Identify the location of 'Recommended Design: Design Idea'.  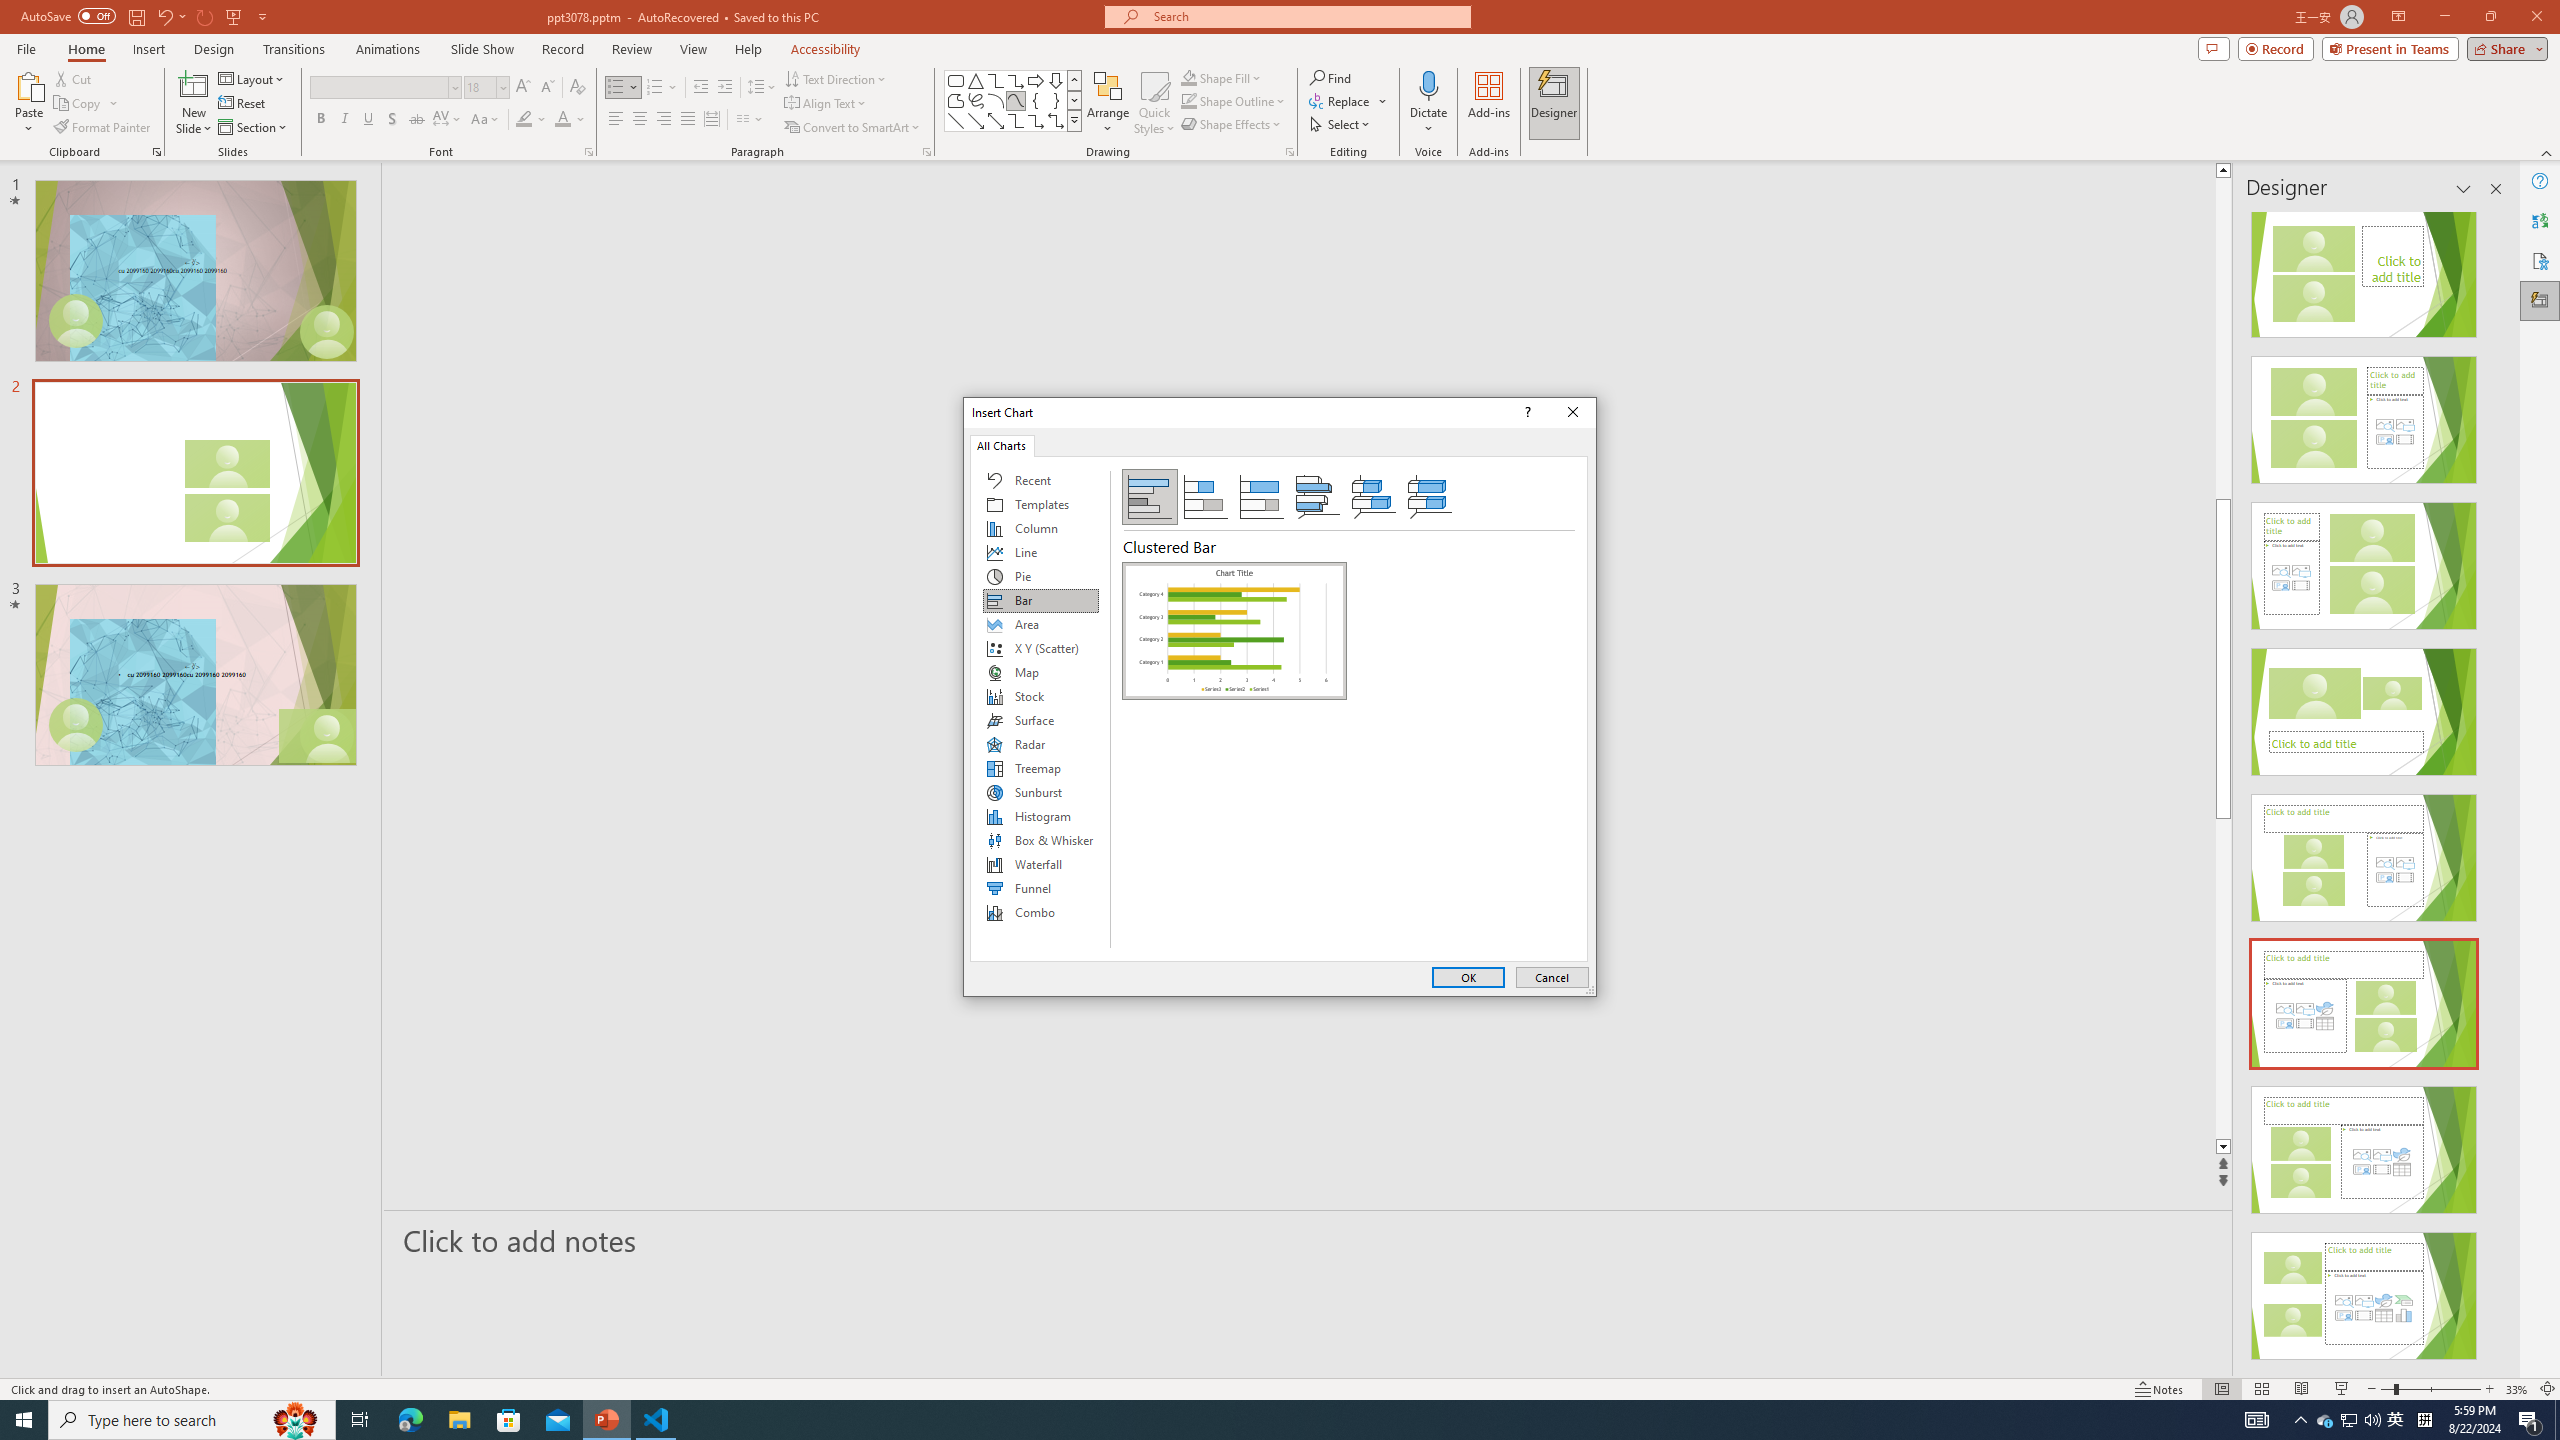
(2364, 267).